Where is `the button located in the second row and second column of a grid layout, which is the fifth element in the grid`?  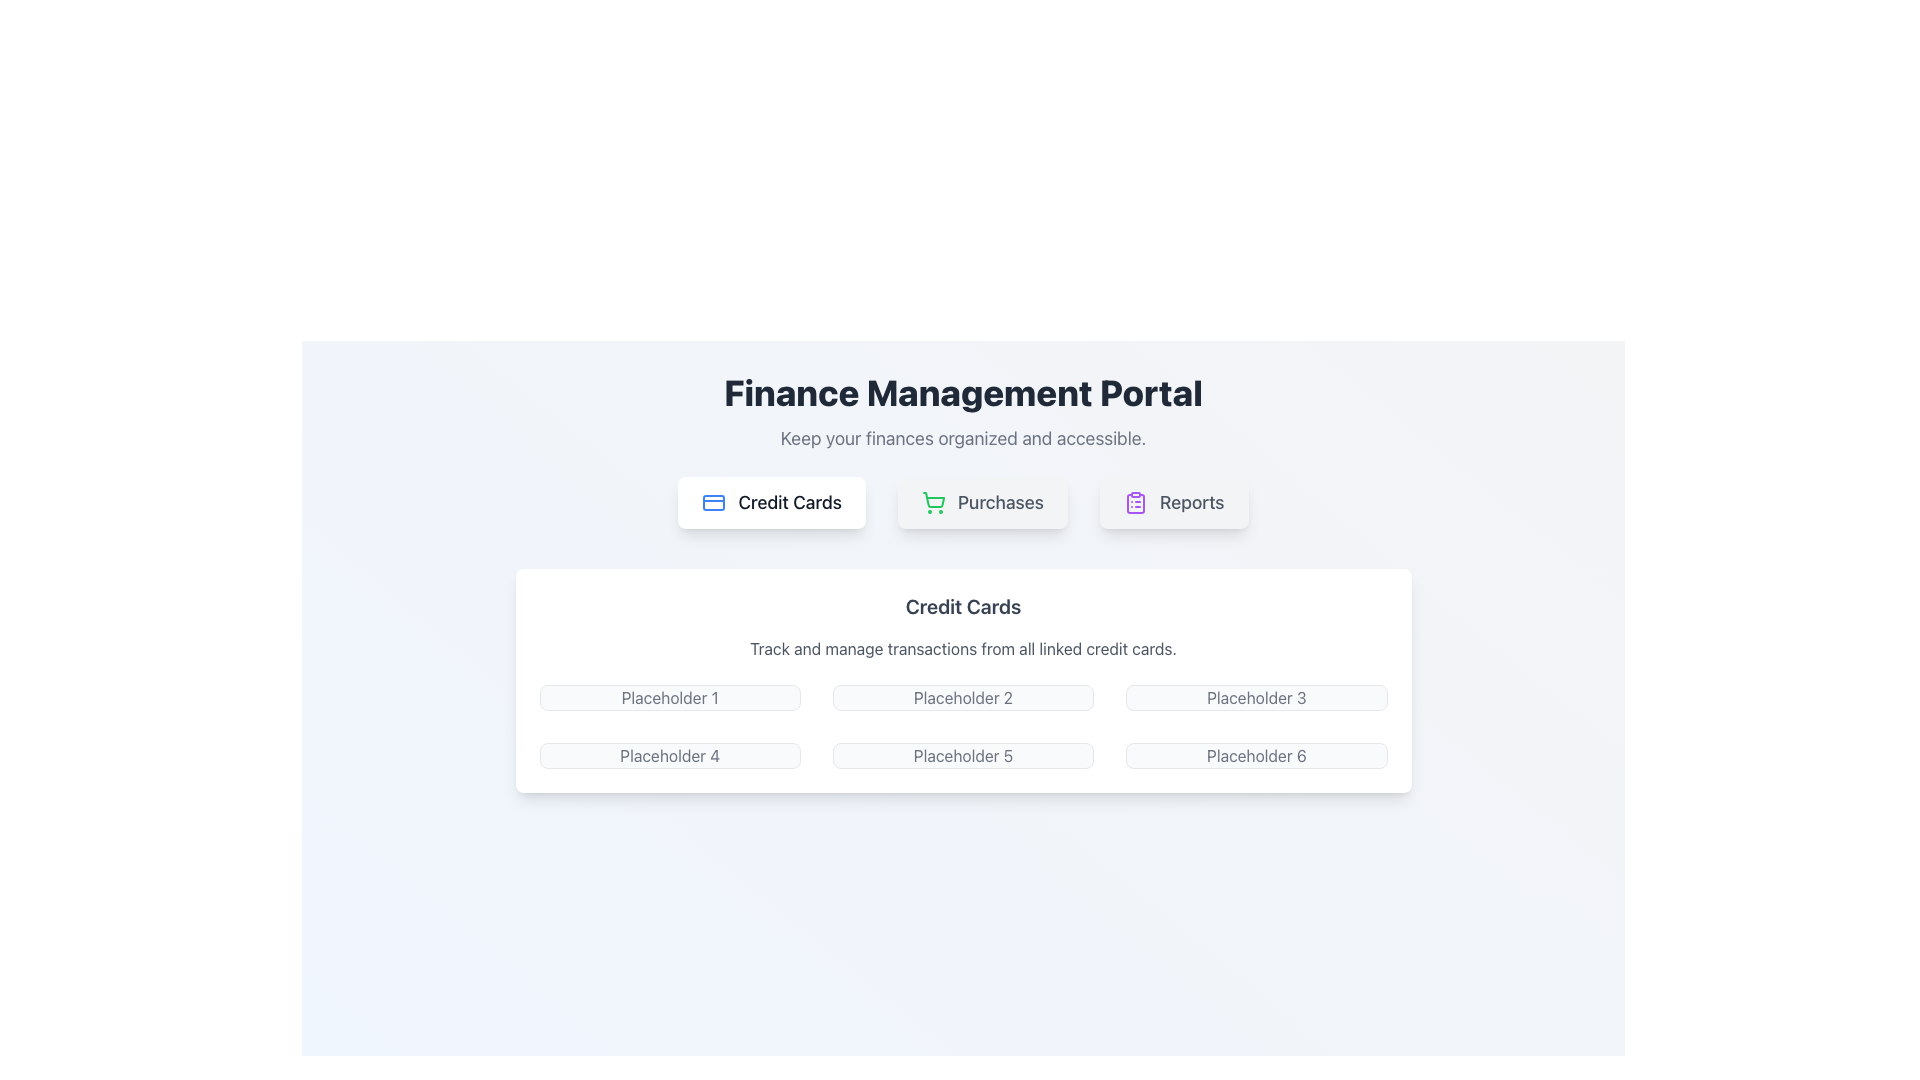 the button located in the second row and second column of a grid layout, which is the fifth element in the grid is located at coordinates (963, 756).